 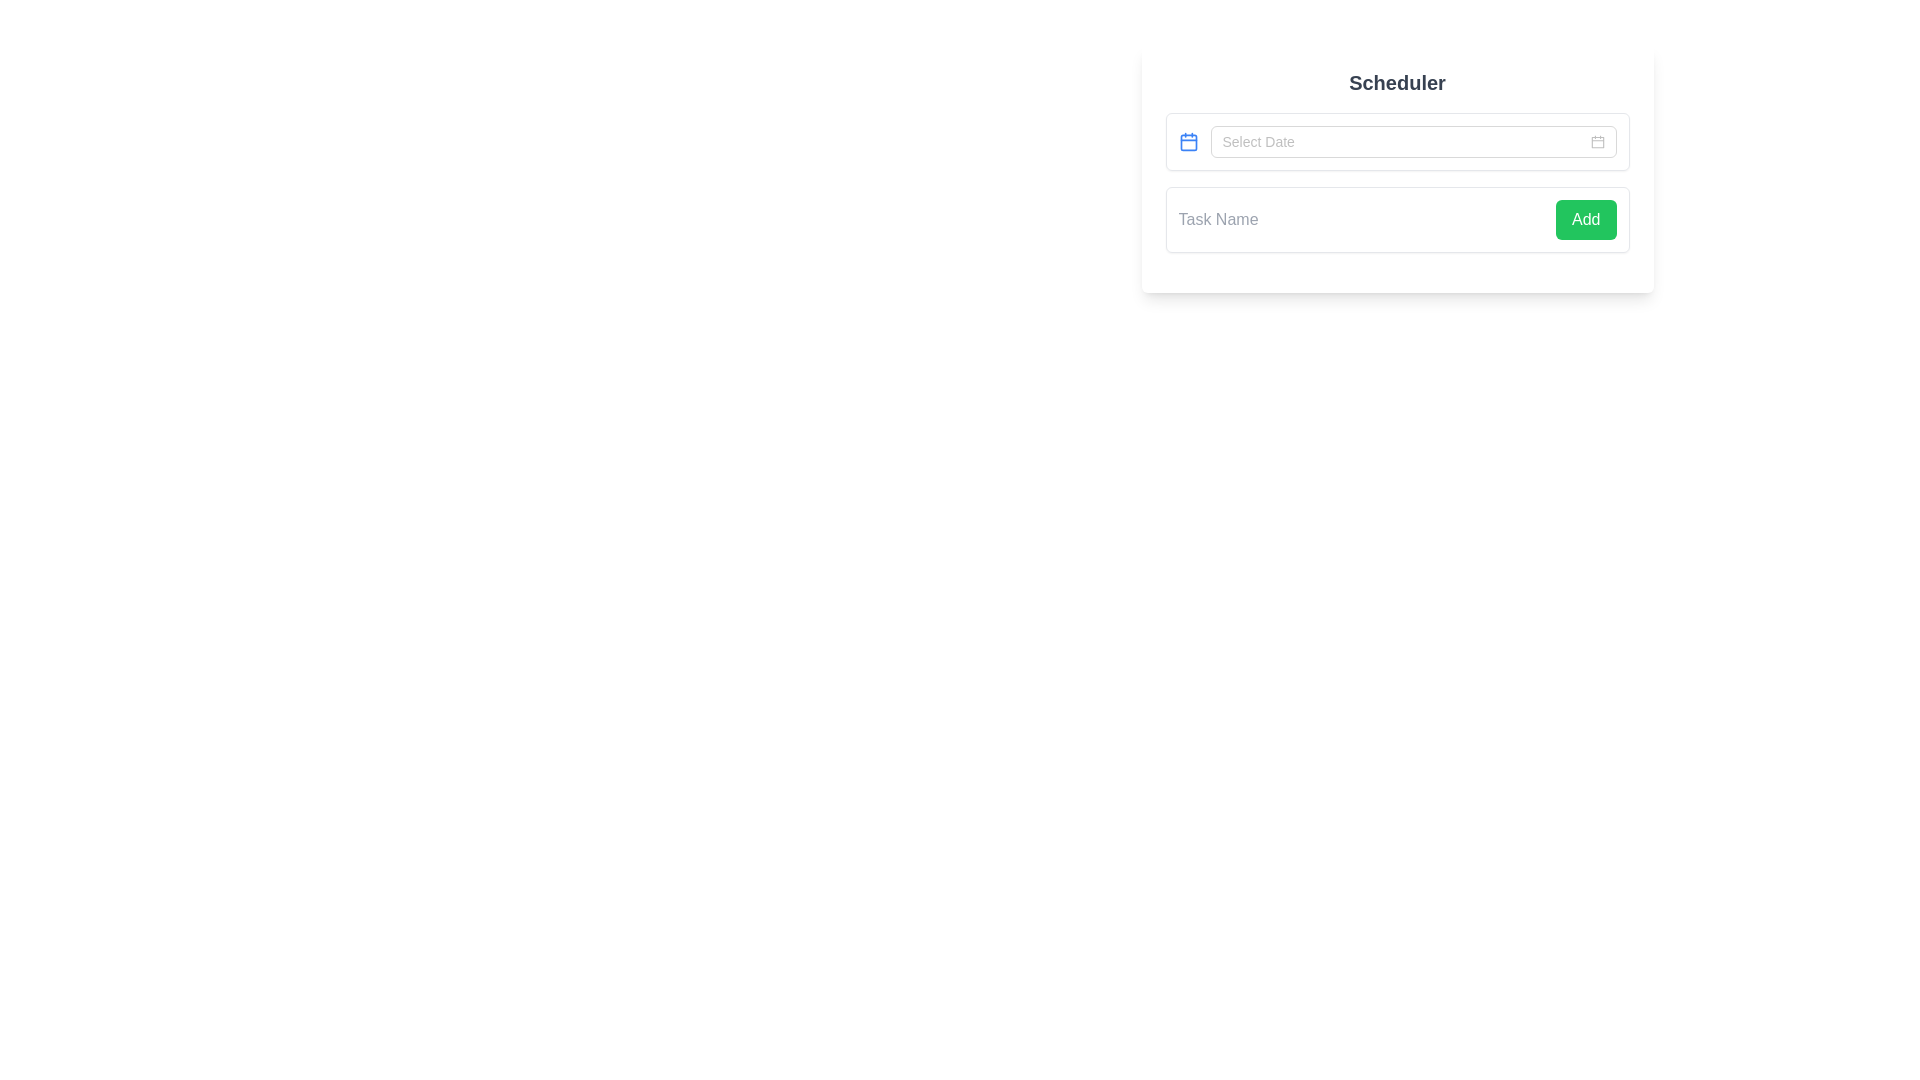 What do you see at coordinates (1188, 141) in the screenshot?
I see `the background rectangle of the calendar icon, which serves as the base for date selection functionality, located on the left-hand side of the 'Select Date' input field` at bounding box center [1188, 141].